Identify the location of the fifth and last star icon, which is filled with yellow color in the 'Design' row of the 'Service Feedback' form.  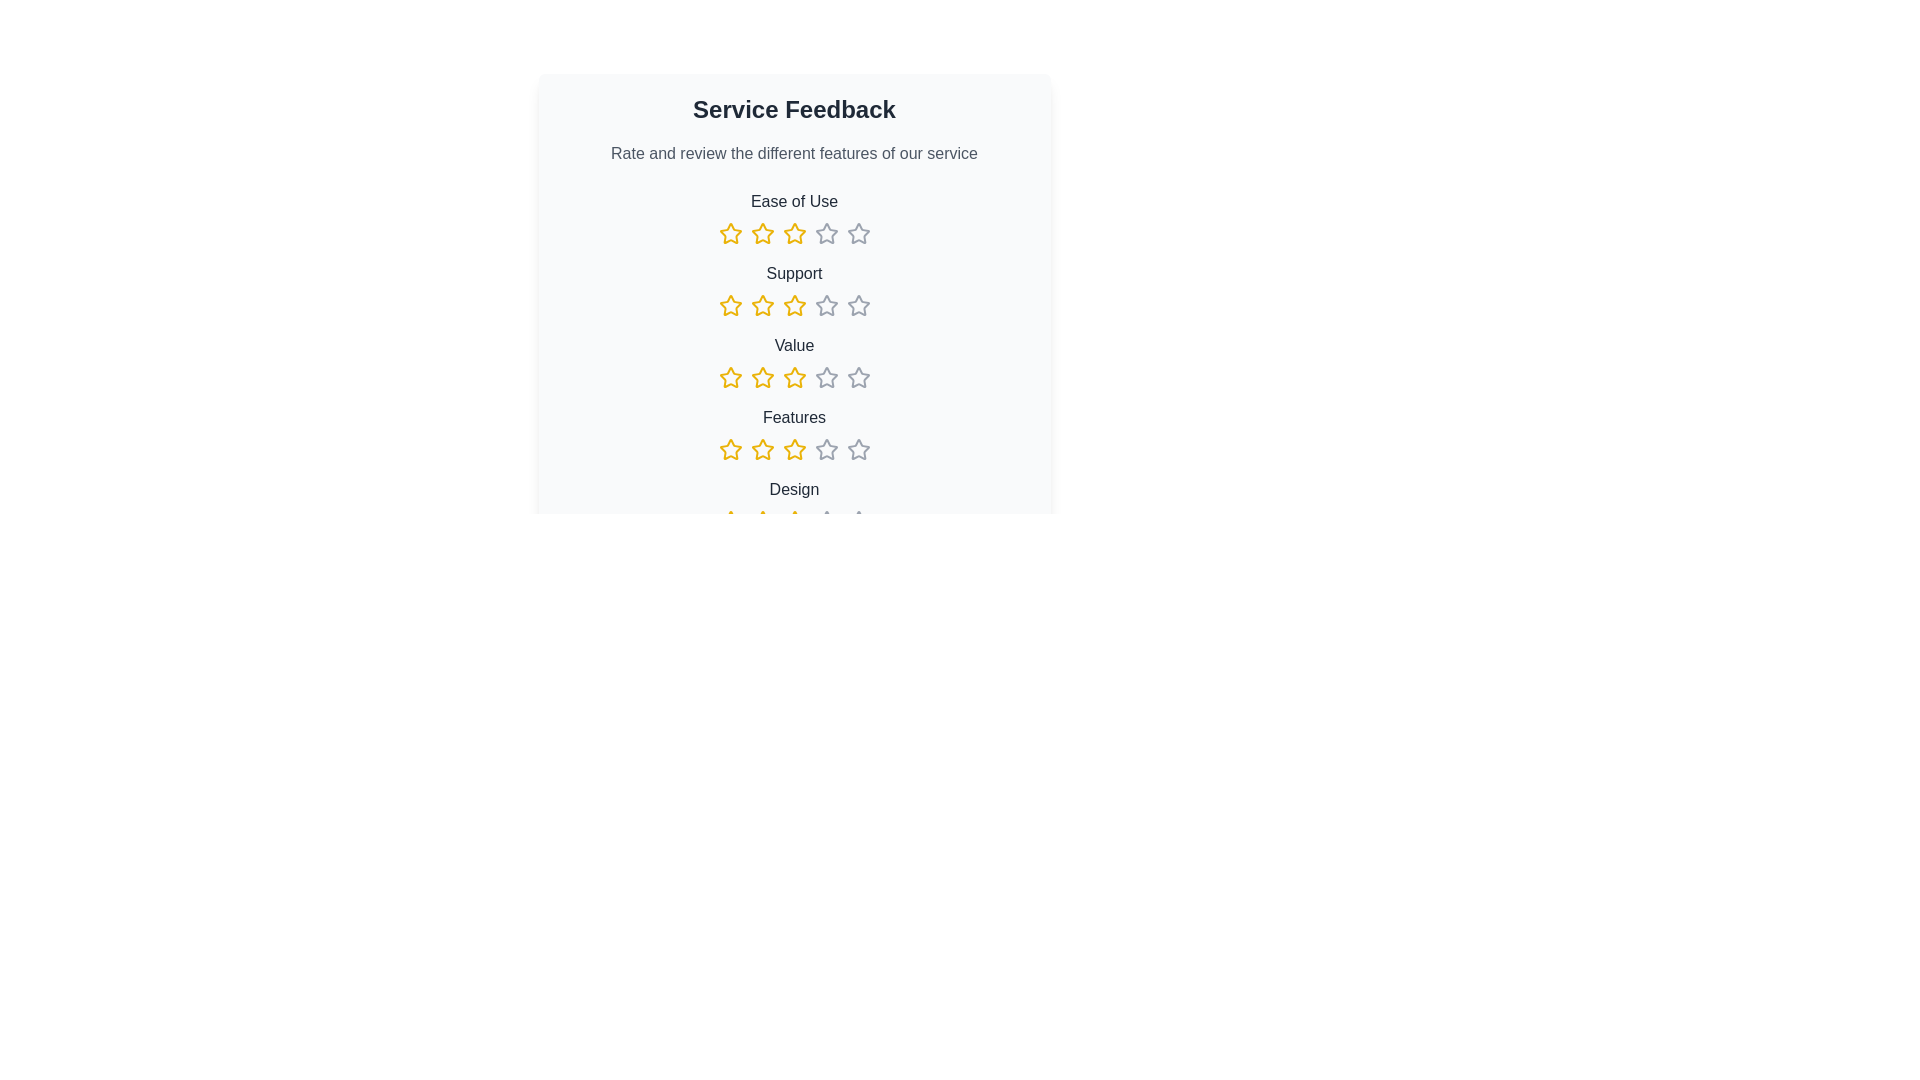
(793, 520).